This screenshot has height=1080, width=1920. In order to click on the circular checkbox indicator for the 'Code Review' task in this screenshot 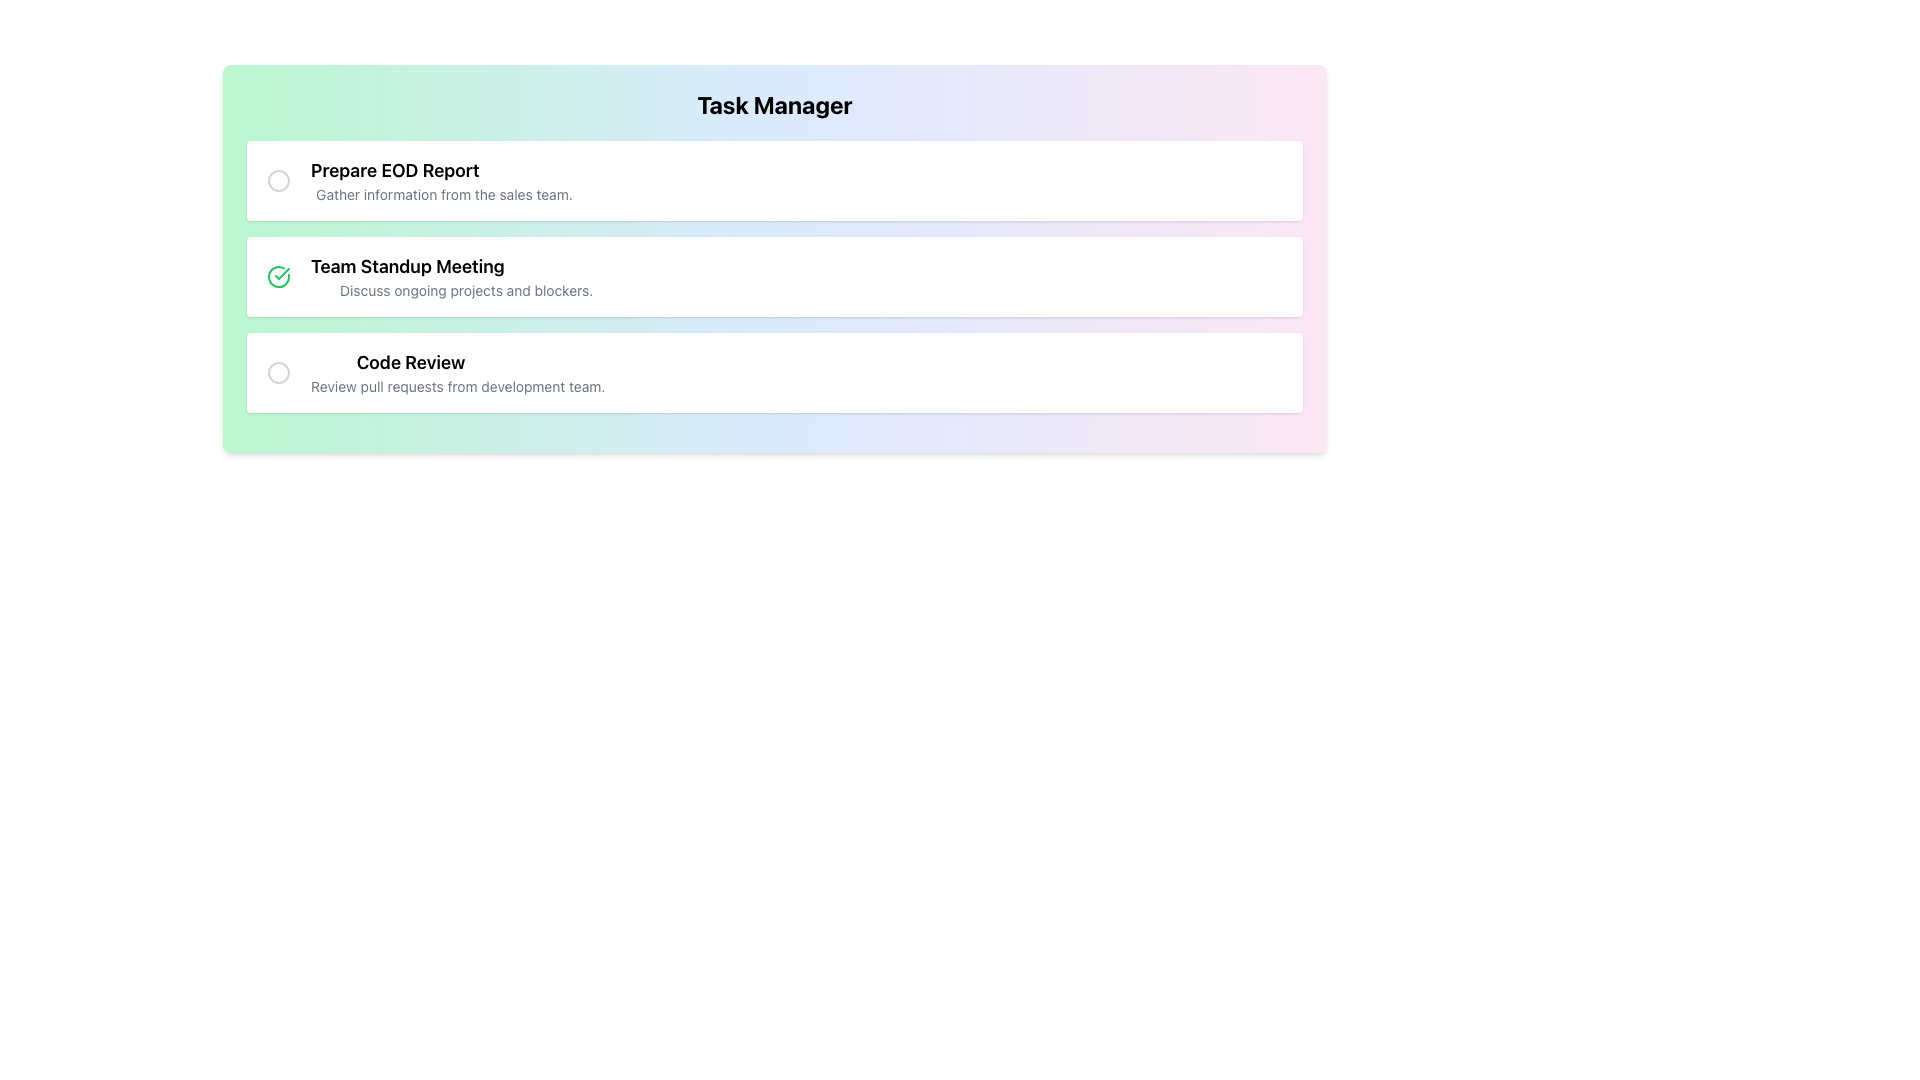, I will do `click(277, 373)`.